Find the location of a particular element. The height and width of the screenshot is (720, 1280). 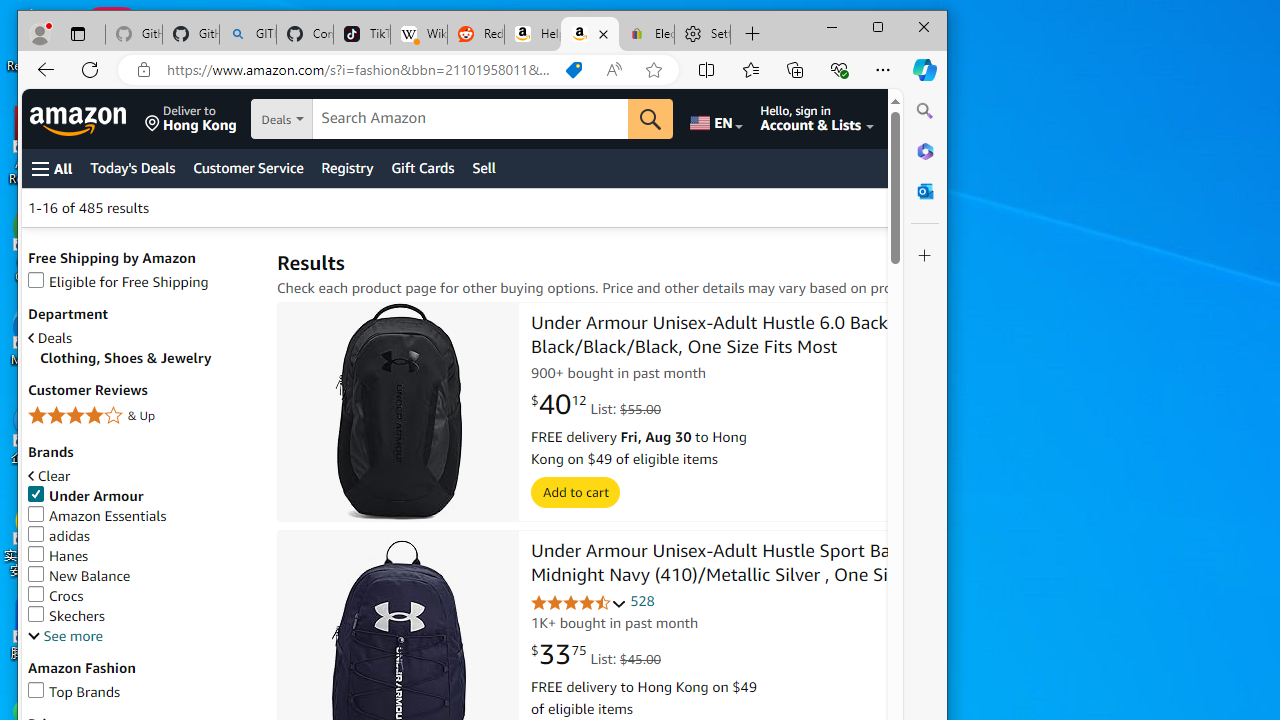

'Choose a language for shopping.' is located at coordinates (715, 119).